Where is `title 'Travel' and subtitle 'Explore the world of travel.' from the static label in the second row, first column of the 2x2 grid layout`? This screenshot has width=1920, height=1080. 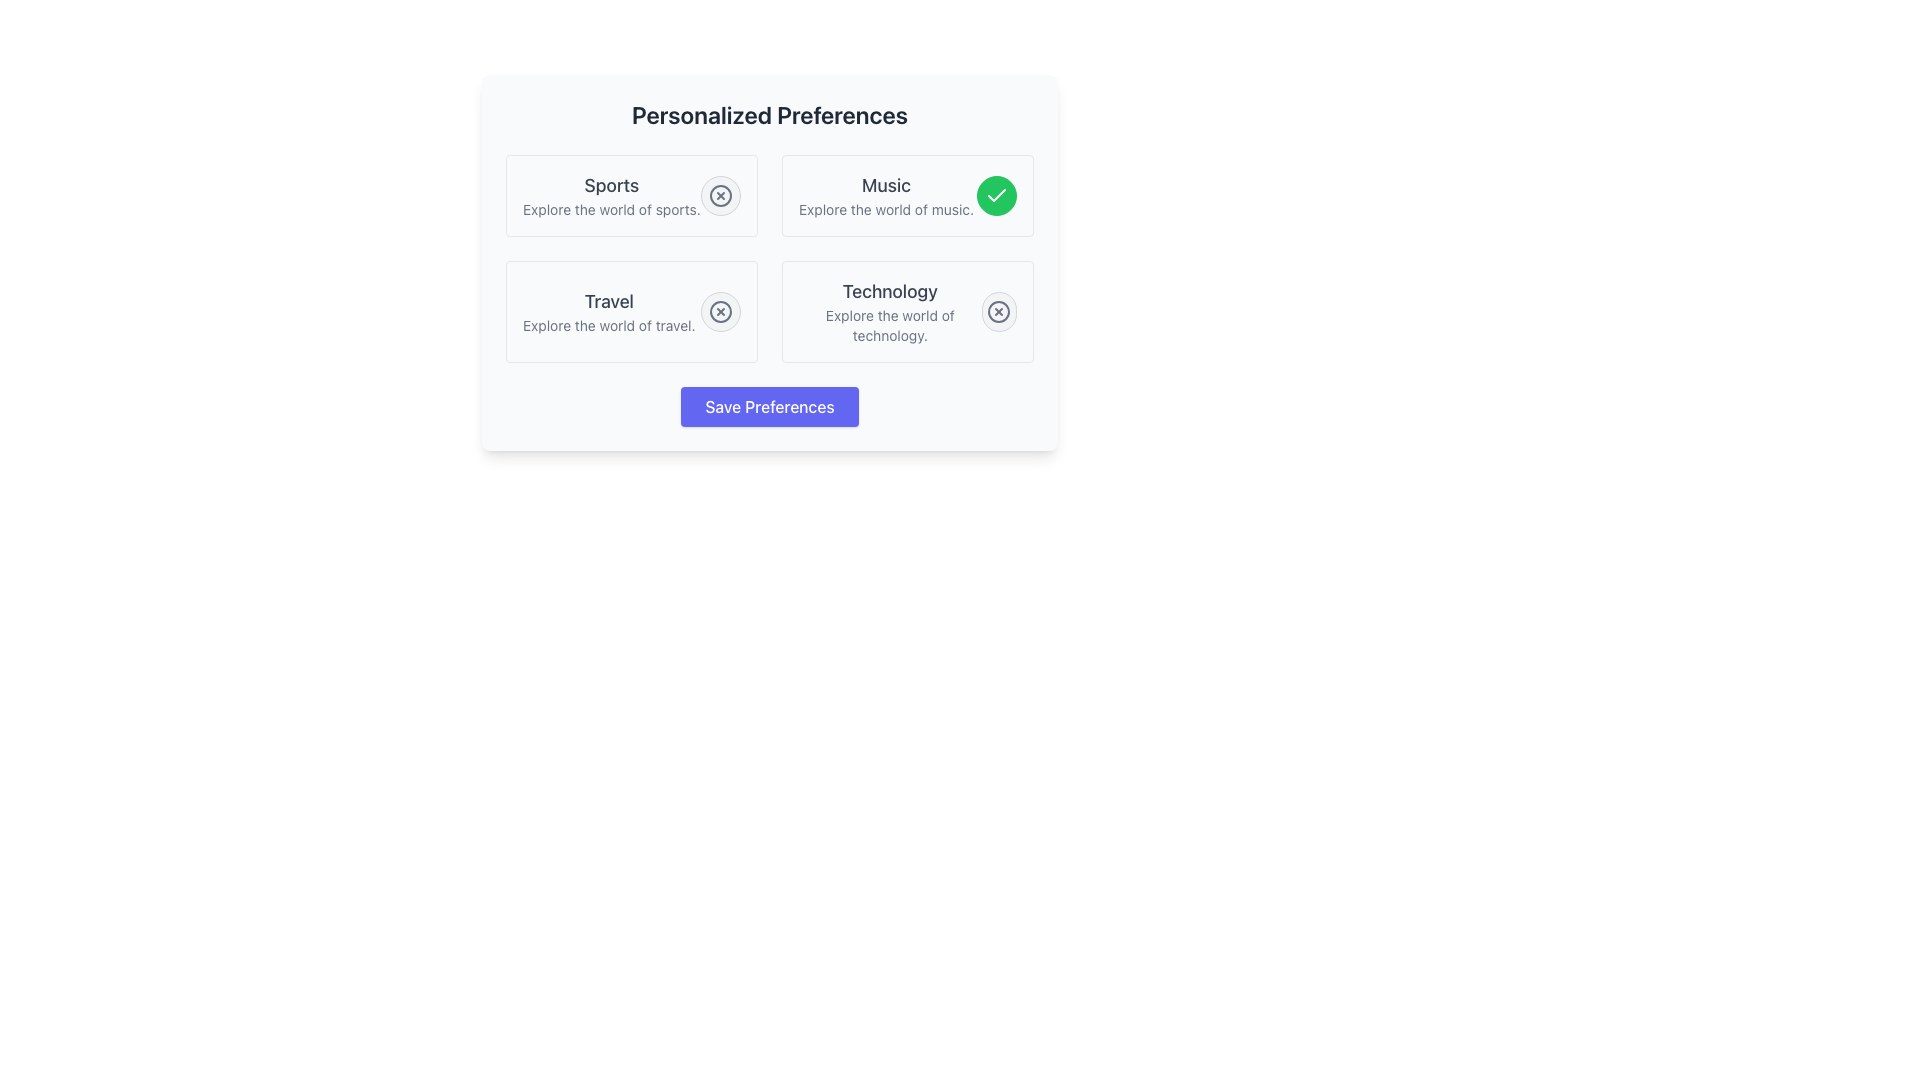 title 'Travel' and subtitle 'Explore the world of travel.' from the static label in the second row, first column of the 2x2 grid layout is located at coordinates (608, 312).